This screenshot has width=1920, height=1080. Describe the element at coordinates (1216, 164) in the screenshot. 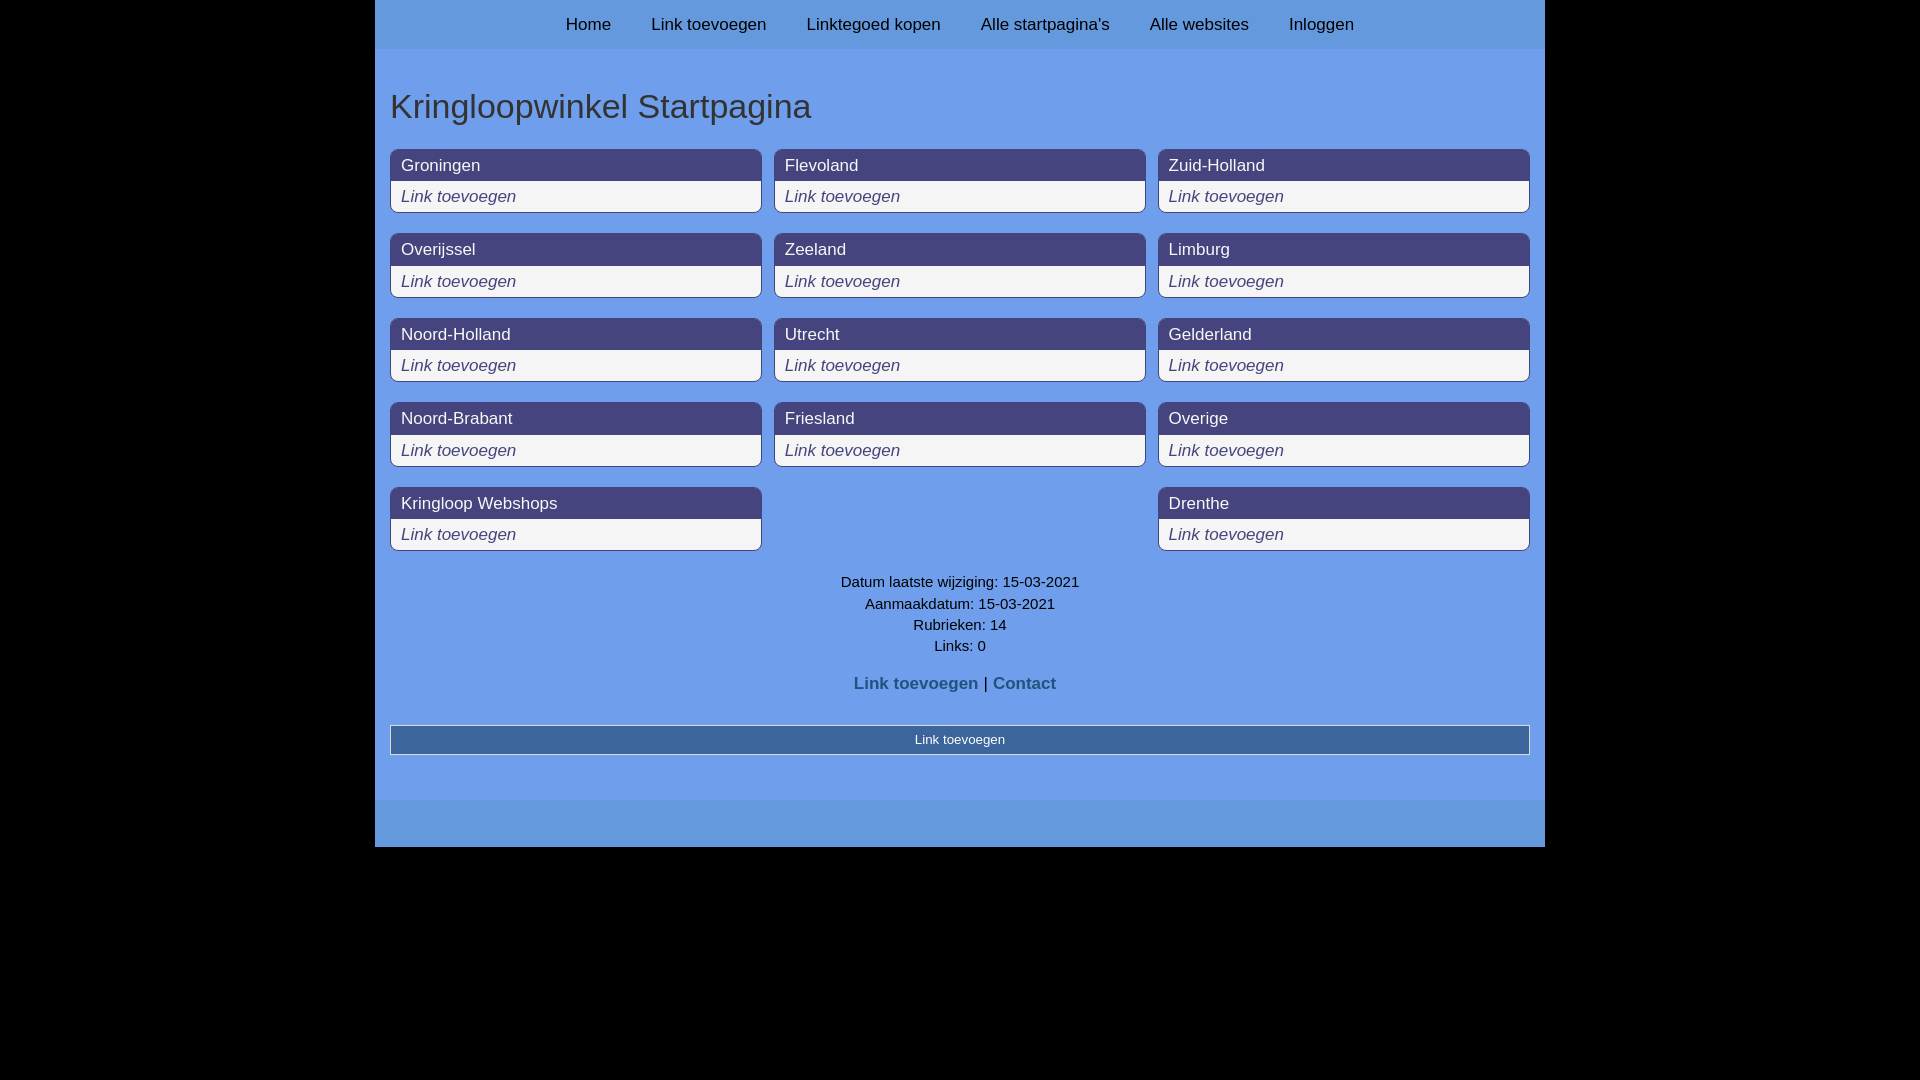

I see `'Zuid-Holland'` at that location.